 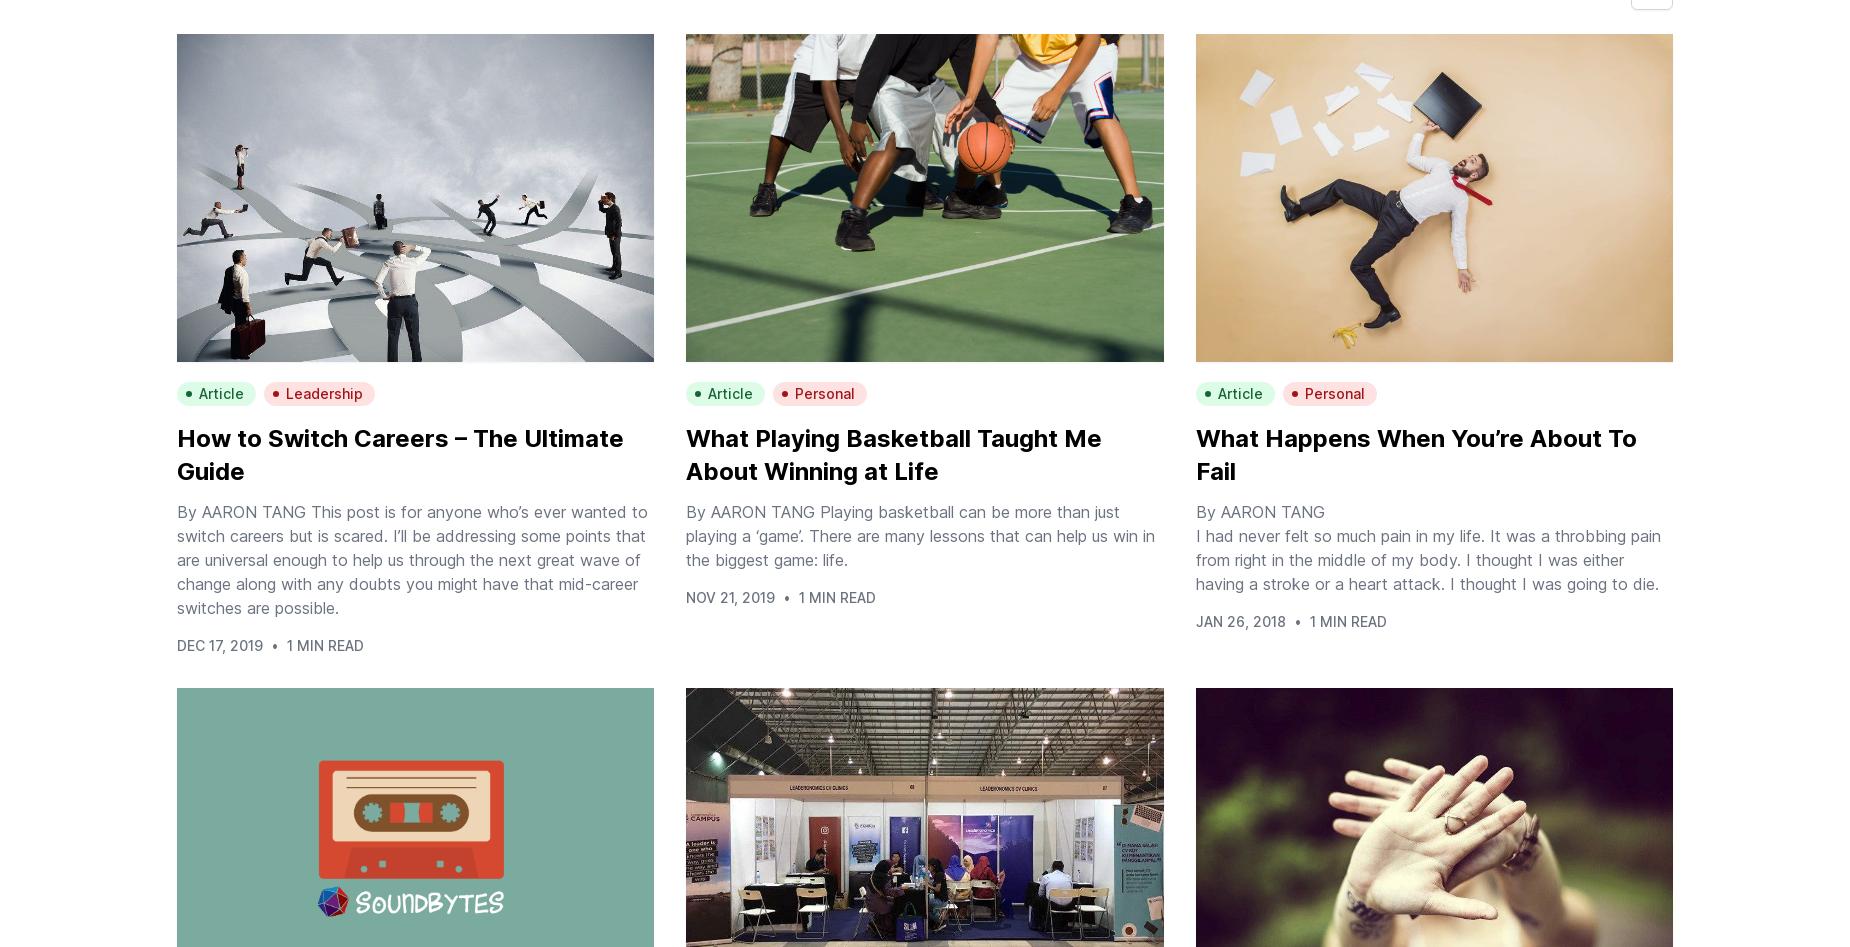 I want to click on 'Jan 26, 2018', so click(x=1239, y=621).